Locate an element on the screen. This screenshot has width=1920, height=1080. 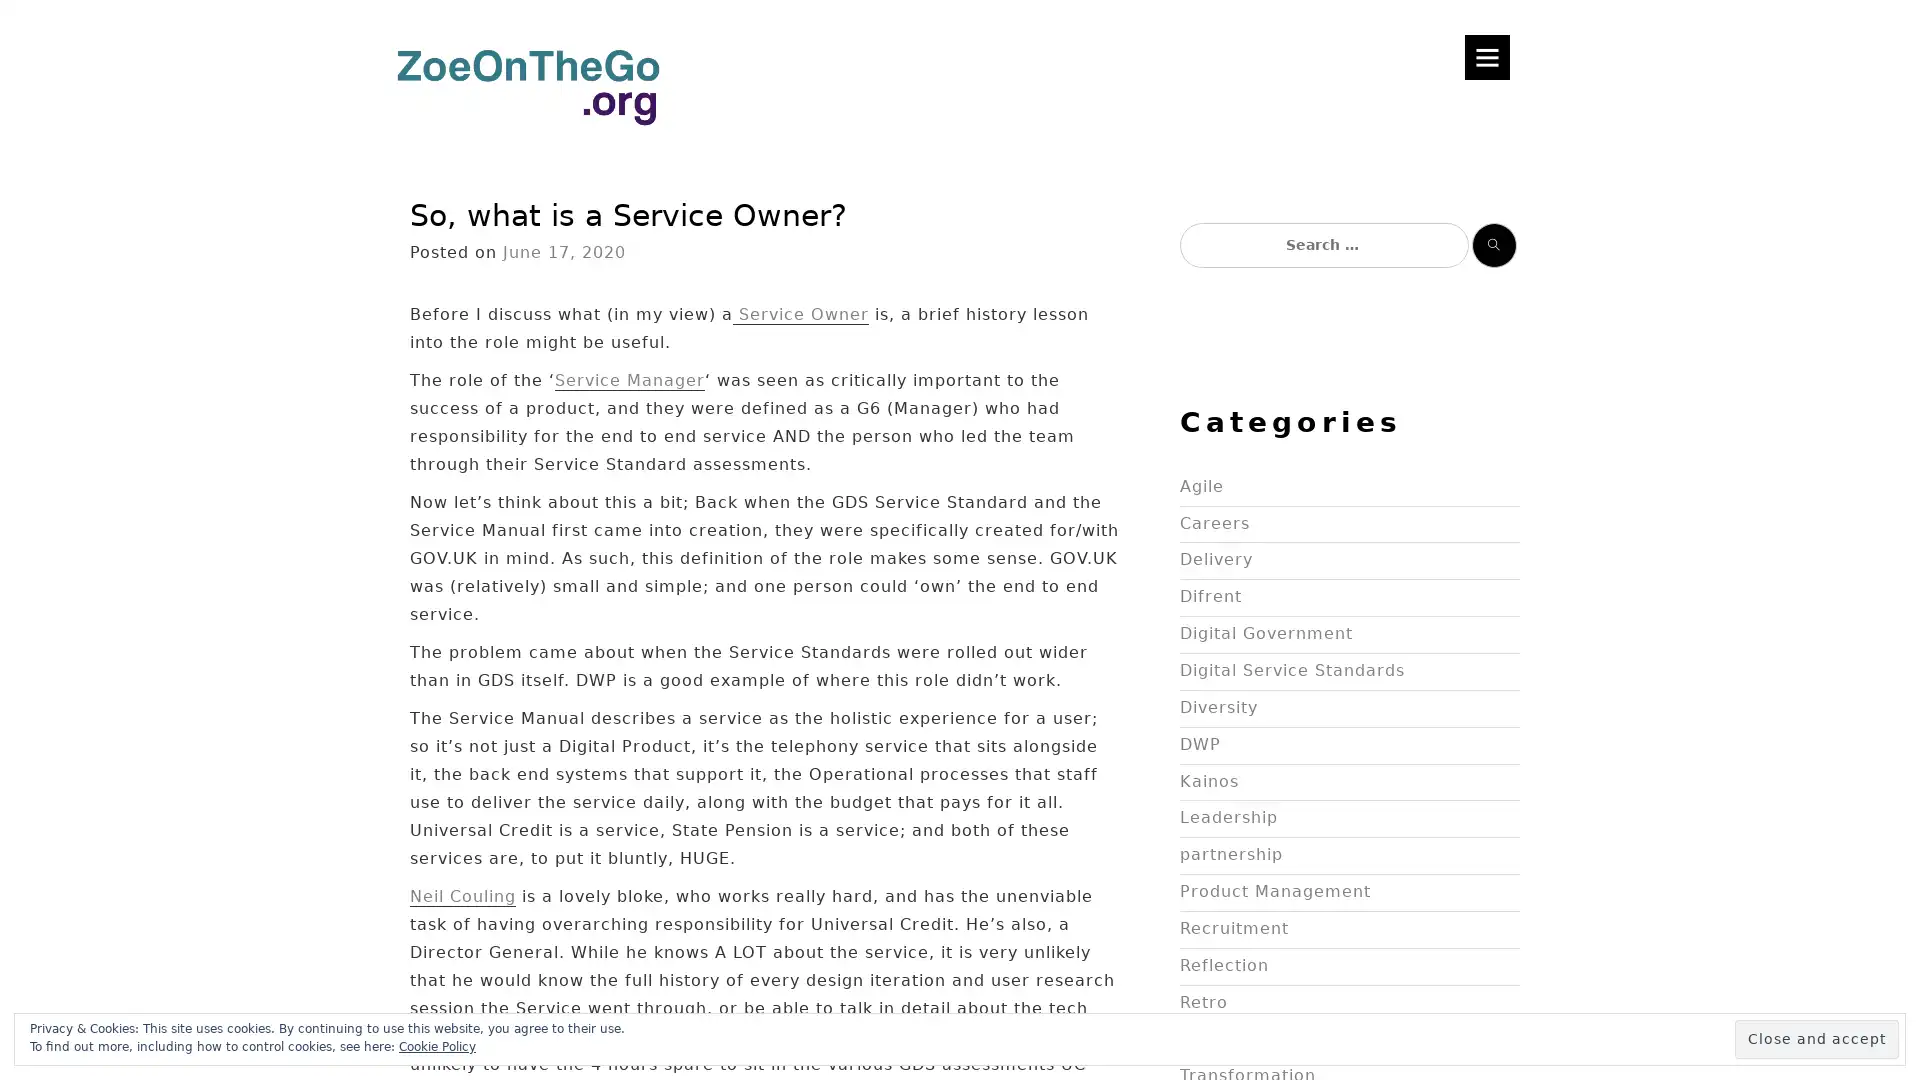
Close and accept is located at coordinates (1817, 1038).